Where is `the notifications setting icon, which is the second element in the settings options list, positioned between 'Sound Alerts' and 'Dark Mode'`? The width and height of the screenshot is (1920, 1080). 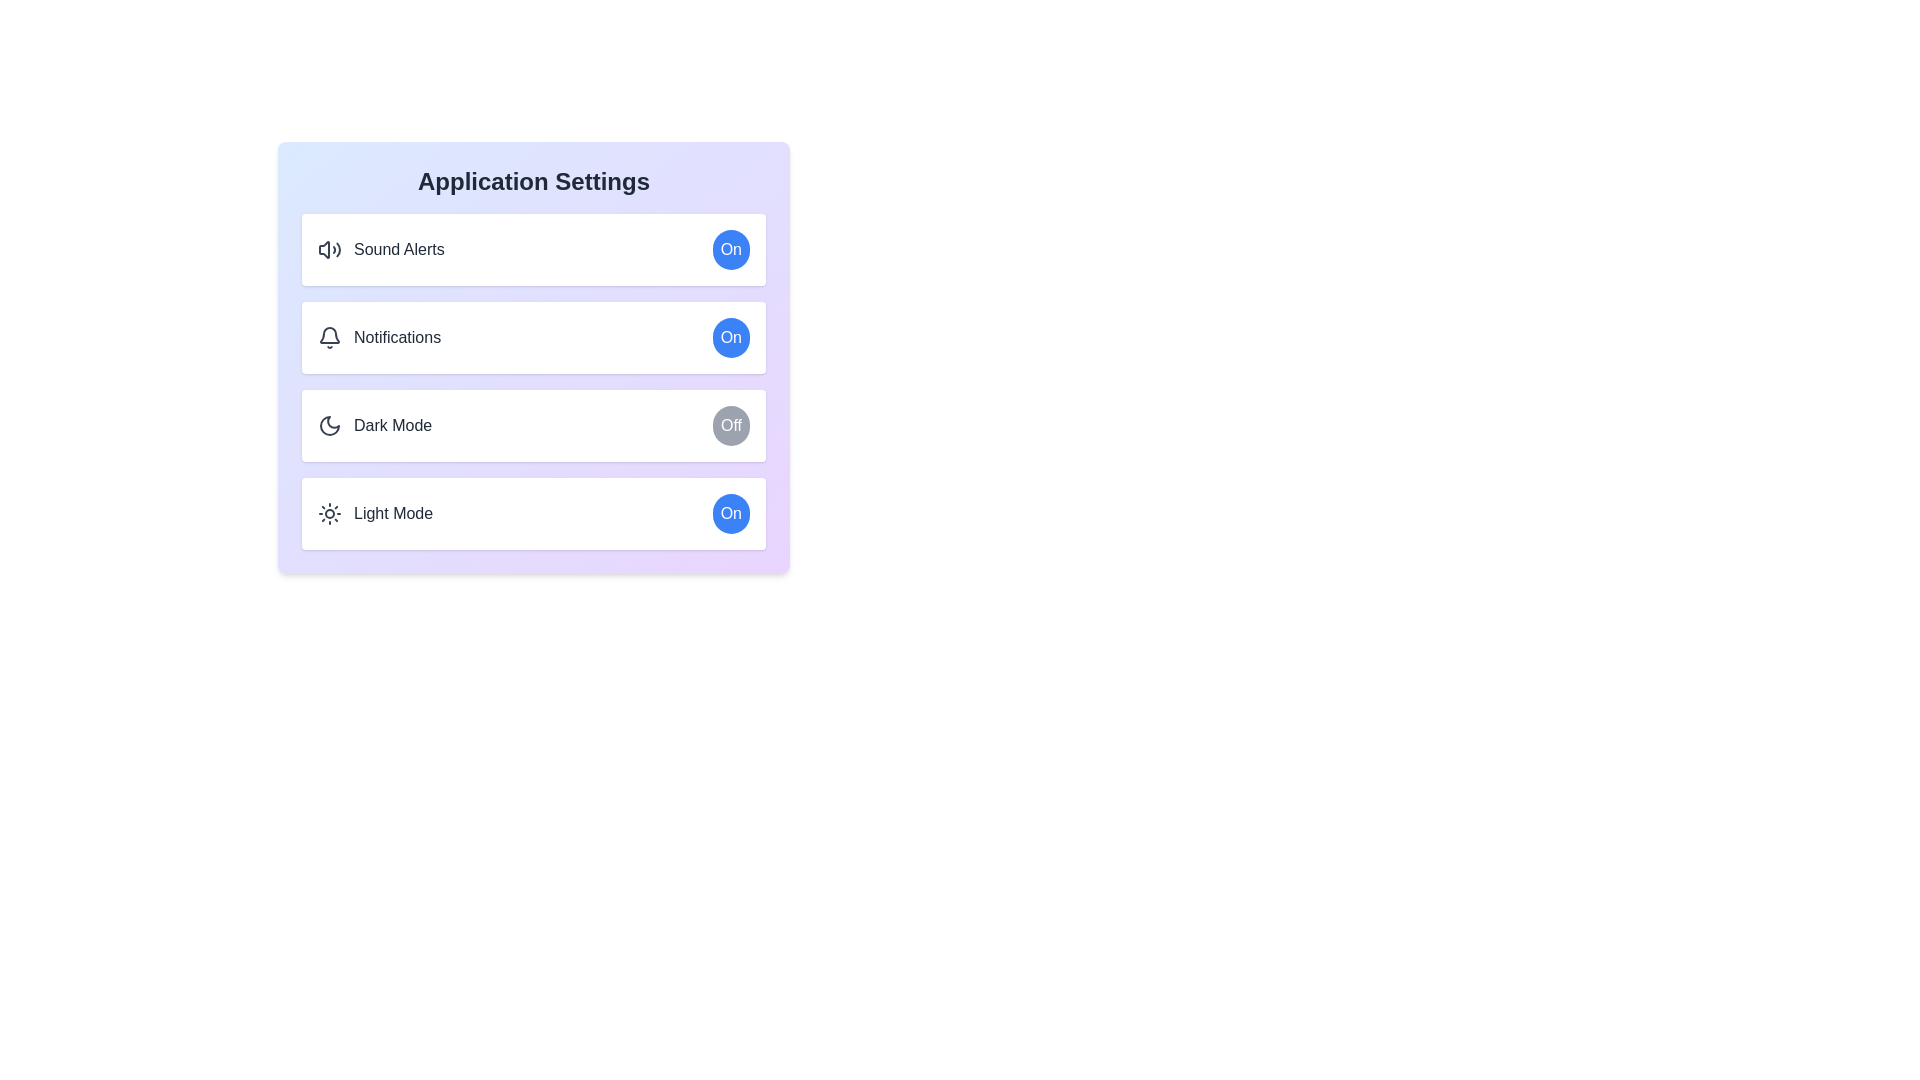 the notifications setting icon, which is the second element in the settings options list, positioned between 'Sound Alerts' and 'Dark Mode' is located at coordinates (330, 334).